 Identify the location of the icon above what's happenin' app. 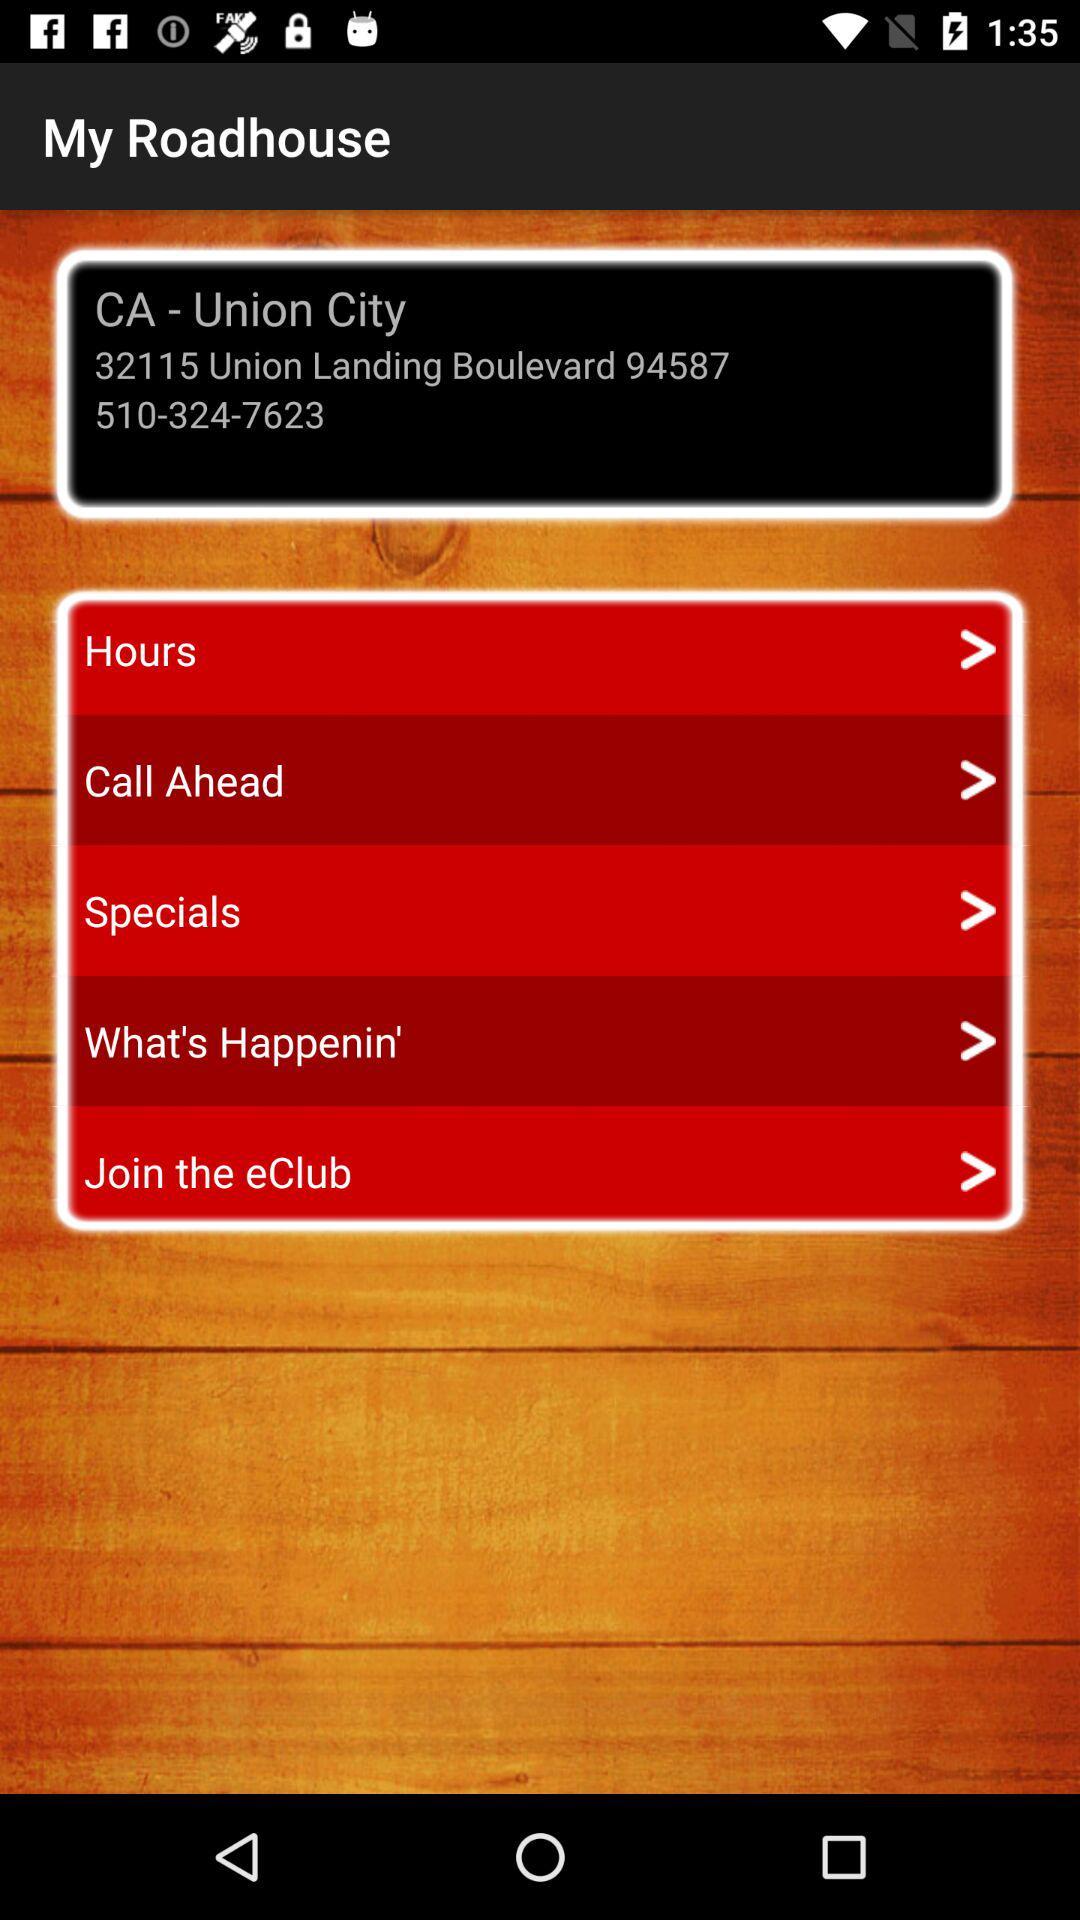
(143, 909).